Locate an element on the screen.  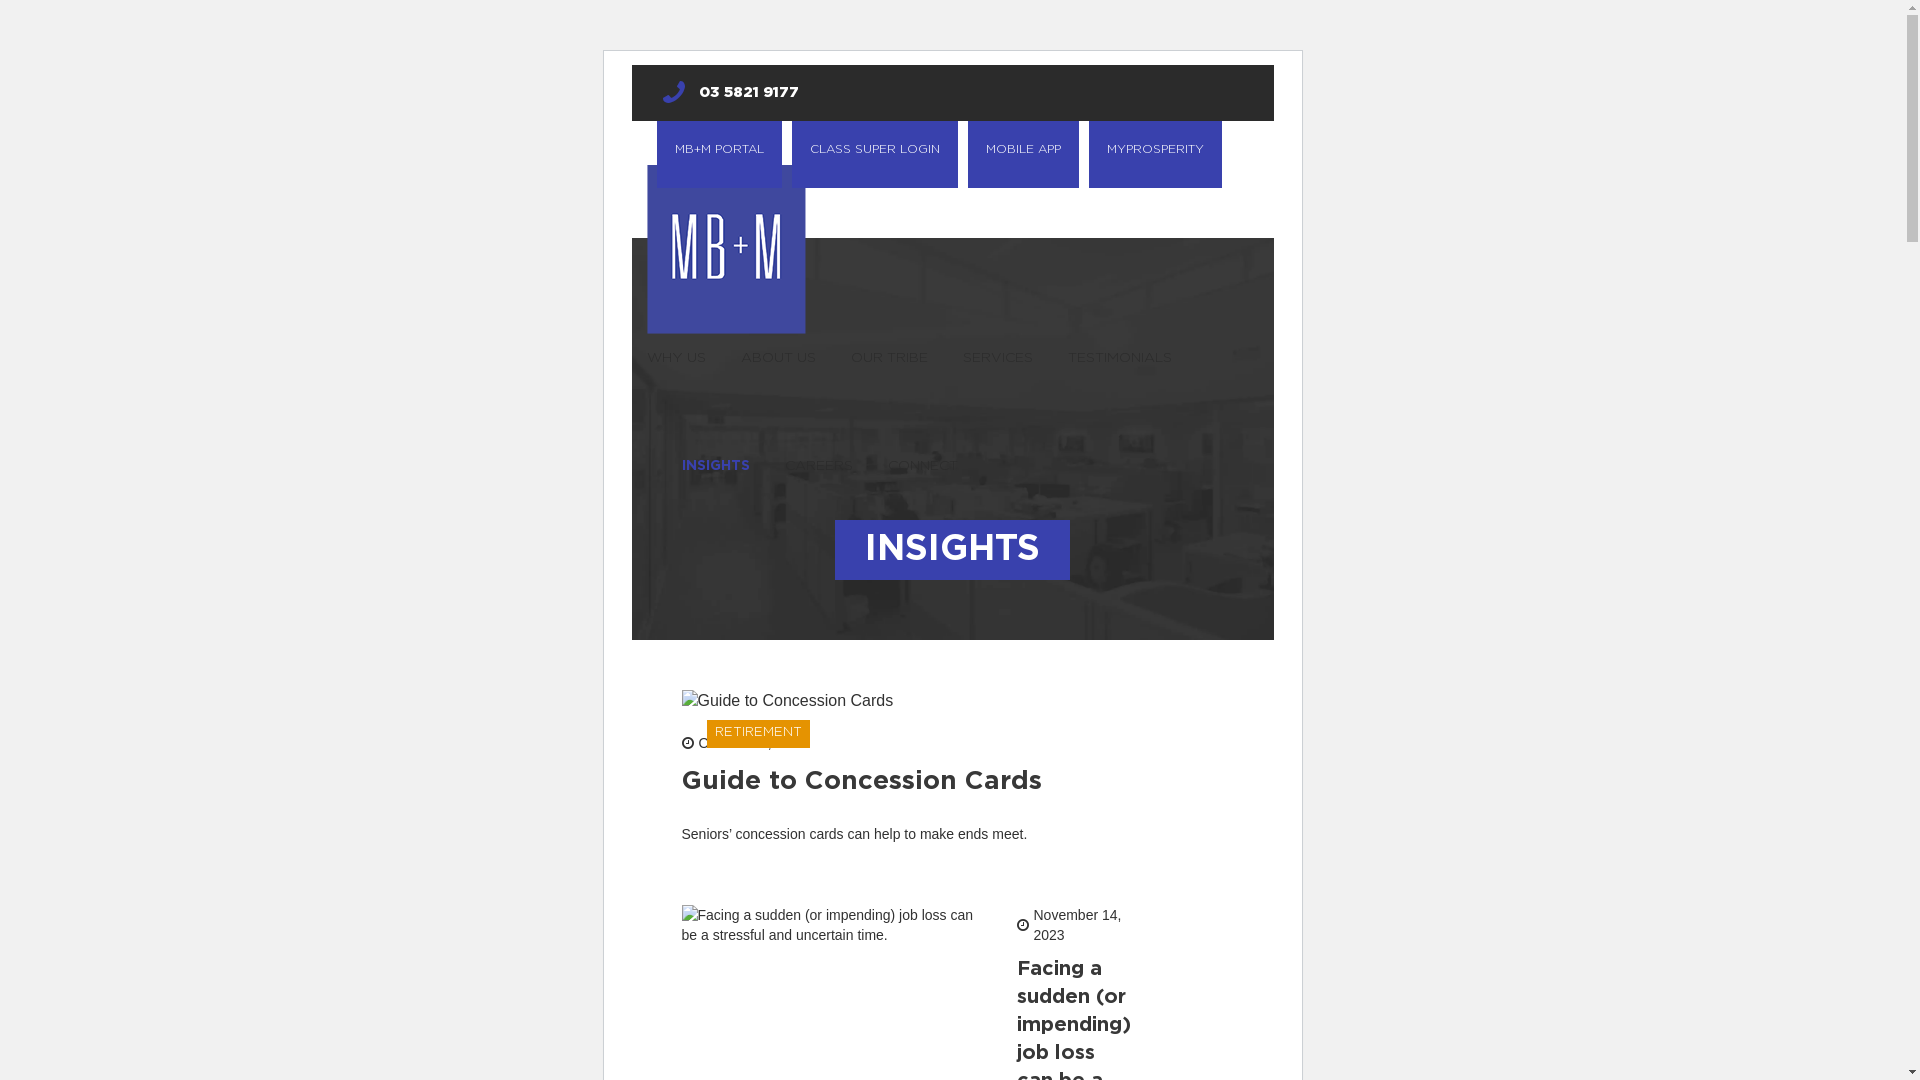
'WHY US' is located at coordinates (646, 357).